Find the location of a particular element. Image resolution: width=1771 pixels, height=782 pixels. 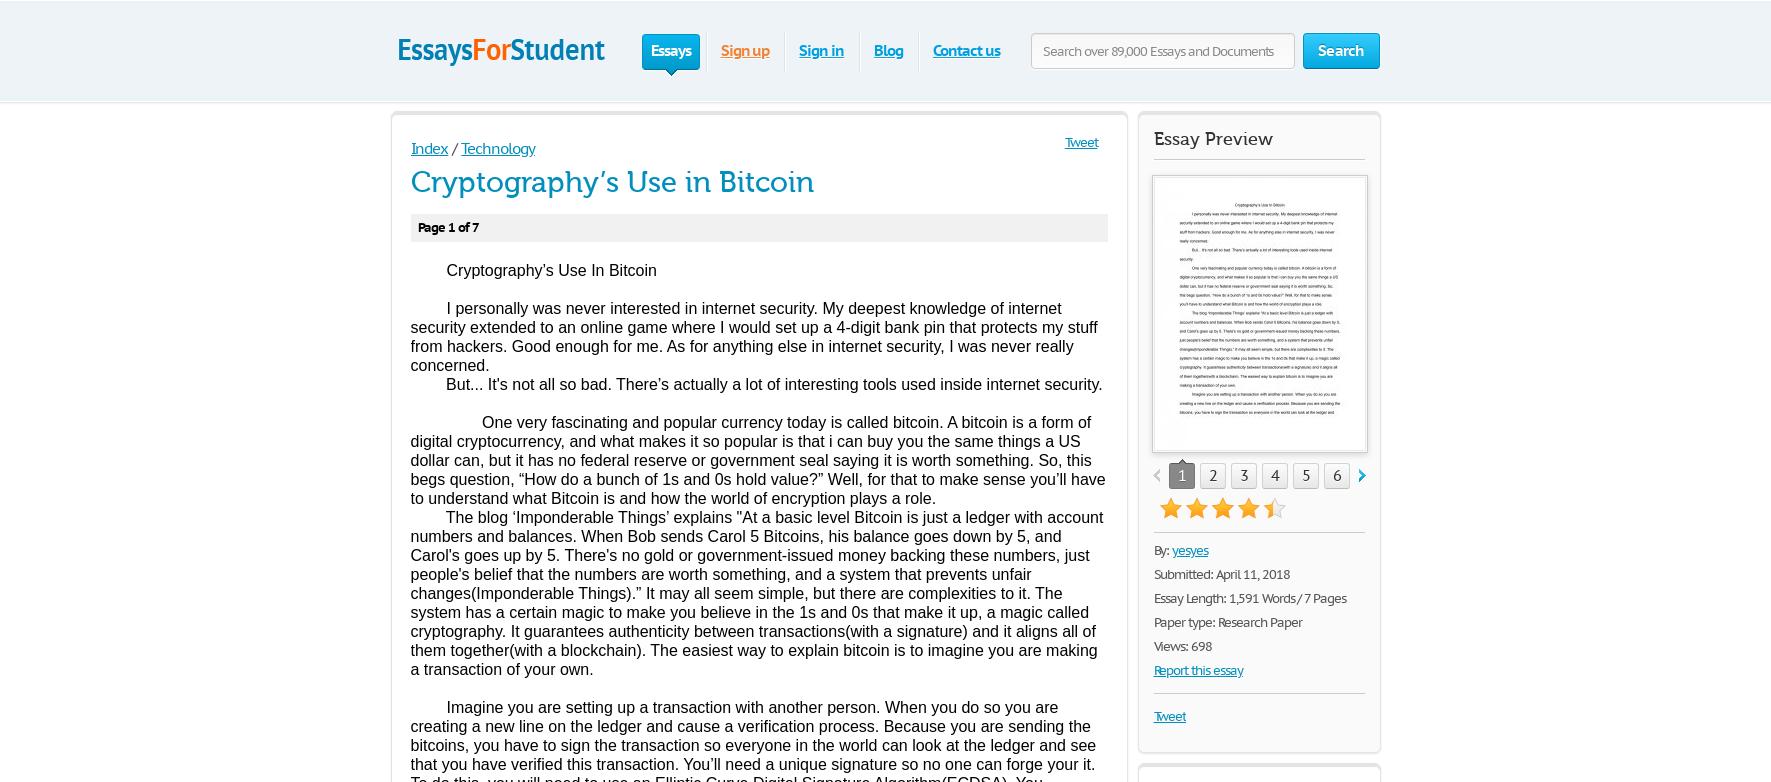

'Page 1 of 7' is located at coordinates (448, 226).